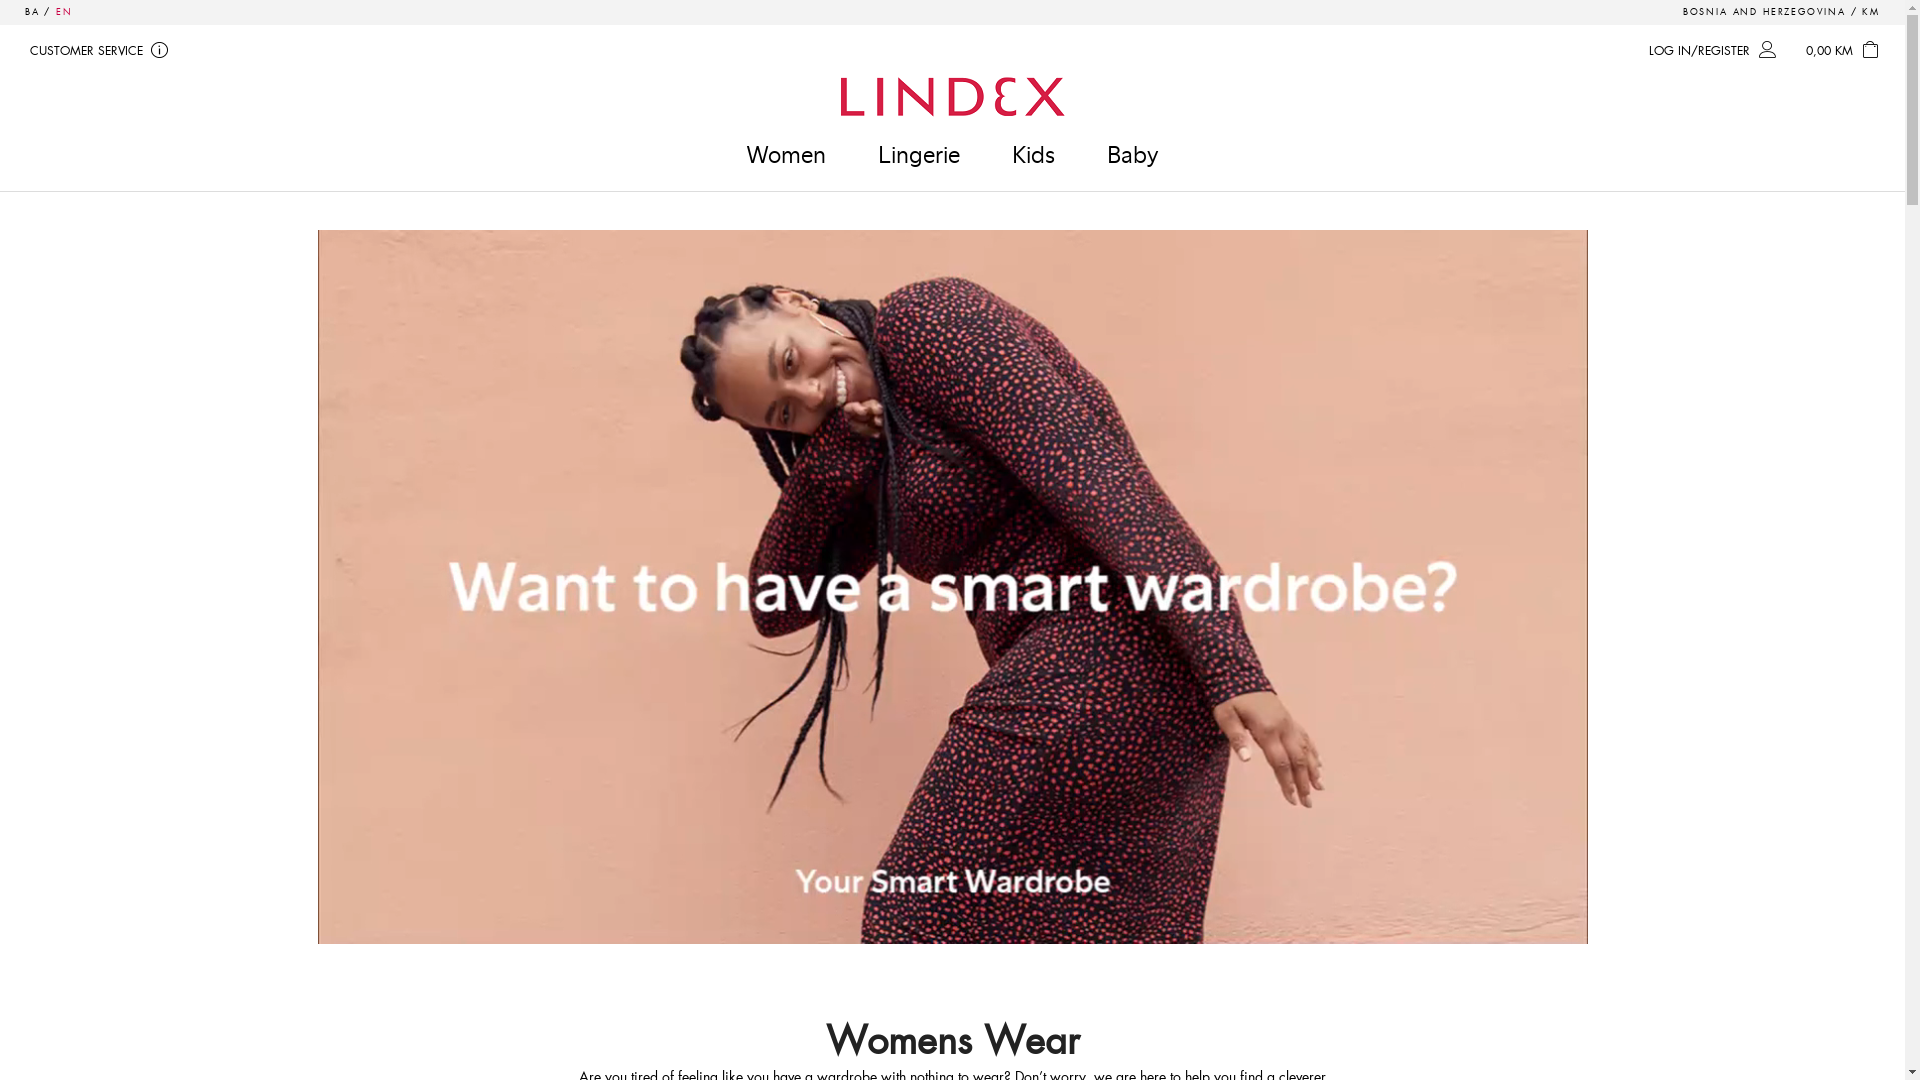 The width and height of the screenshot is (1920, 1080). Describe the element at coordinates (854, 153) in the screenshot. I see `'Lingerie'` at that location.